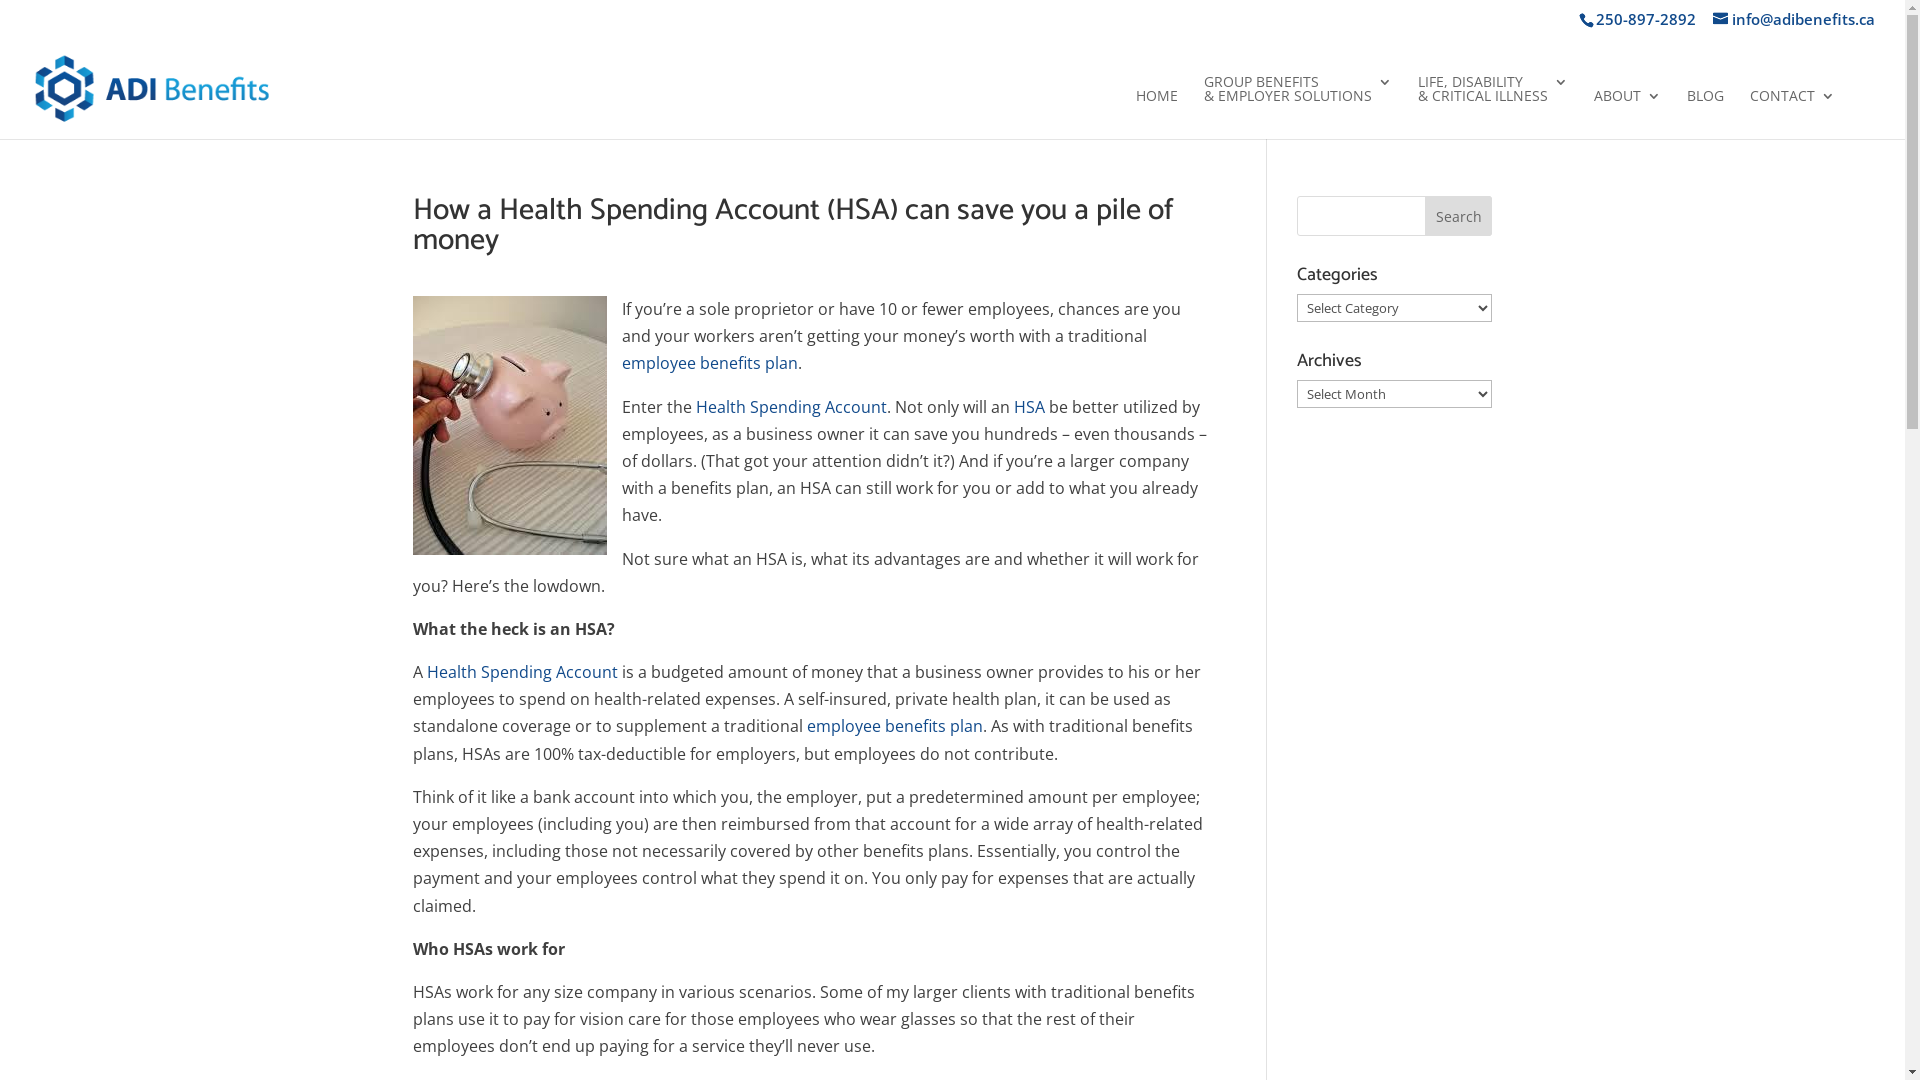 The width and height of the screenshot is (1920, 1080). I want to click on 'GROUP BENEFITS, so click(1203, 105).